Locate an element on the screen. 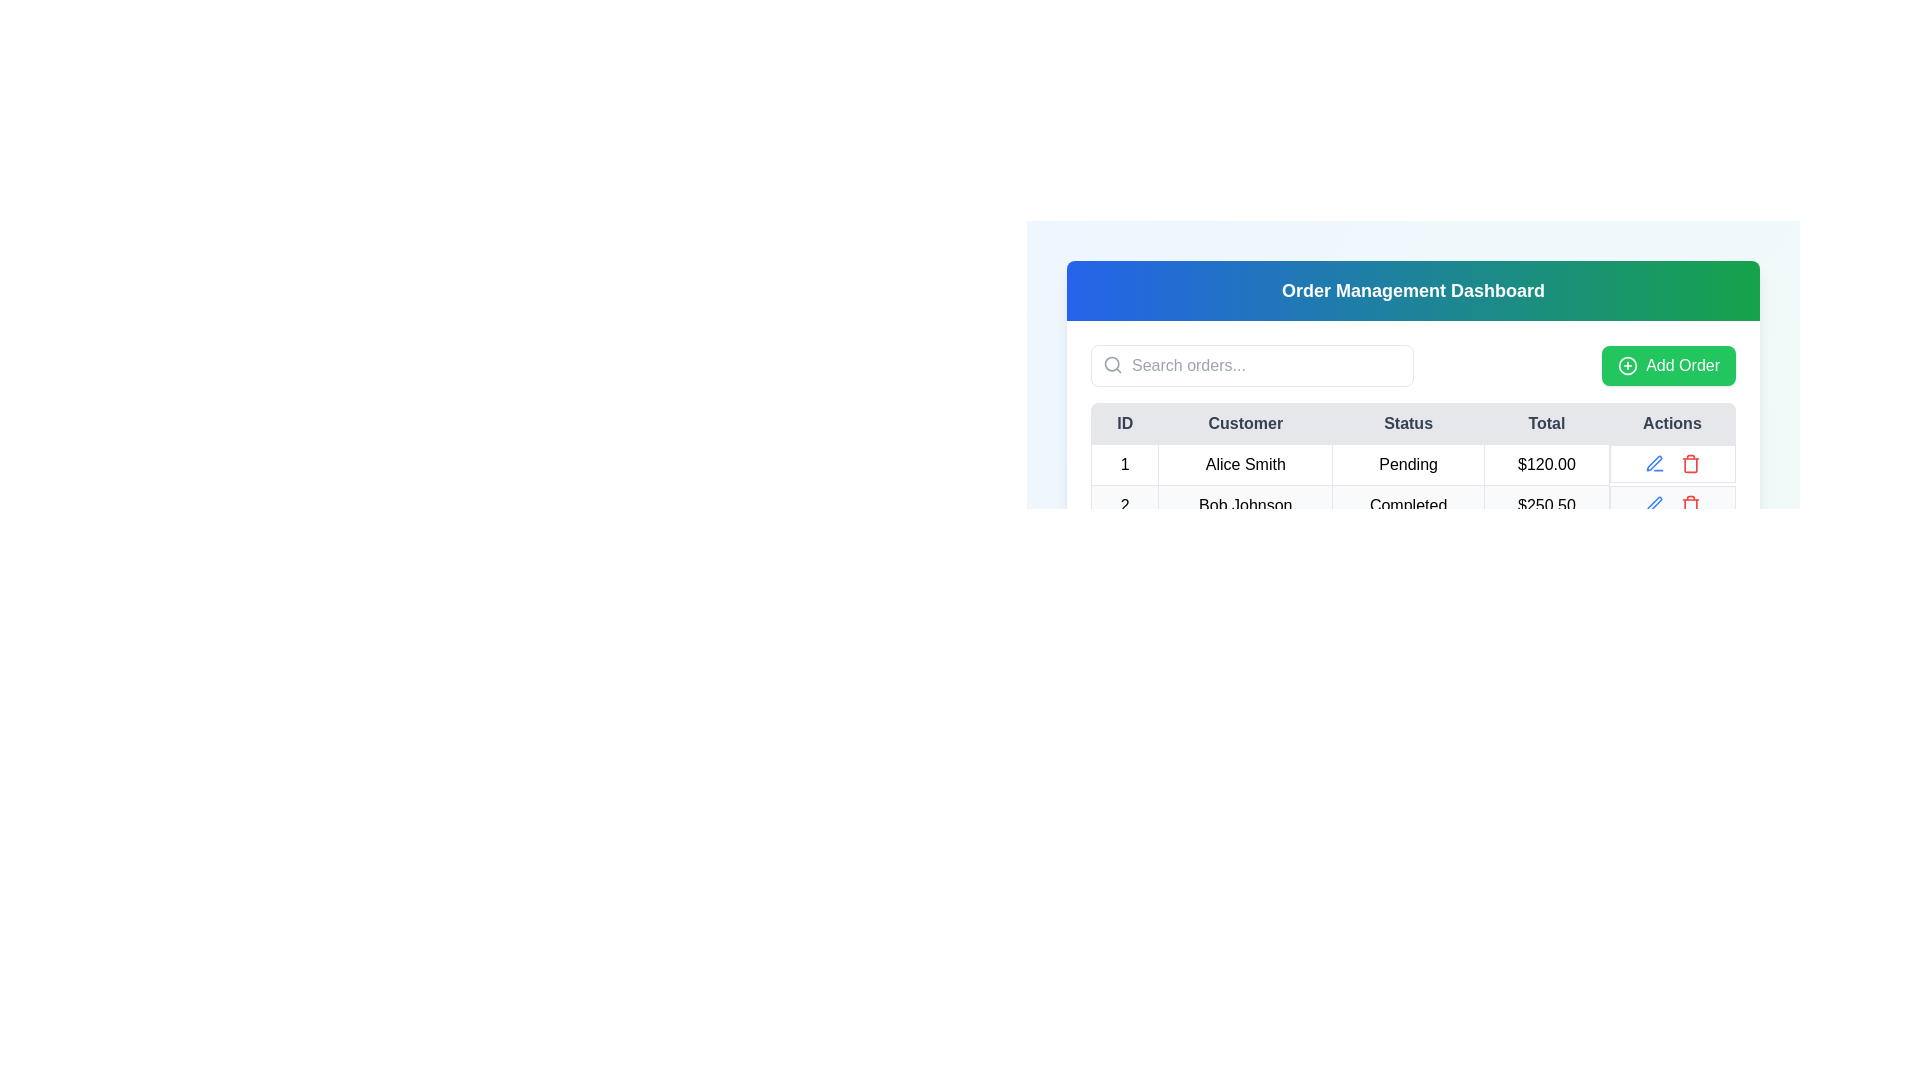 The image size is (1920, 1080). the trash bin icon in the 'Actions' column of the table is located at coordinates (1689, 505).